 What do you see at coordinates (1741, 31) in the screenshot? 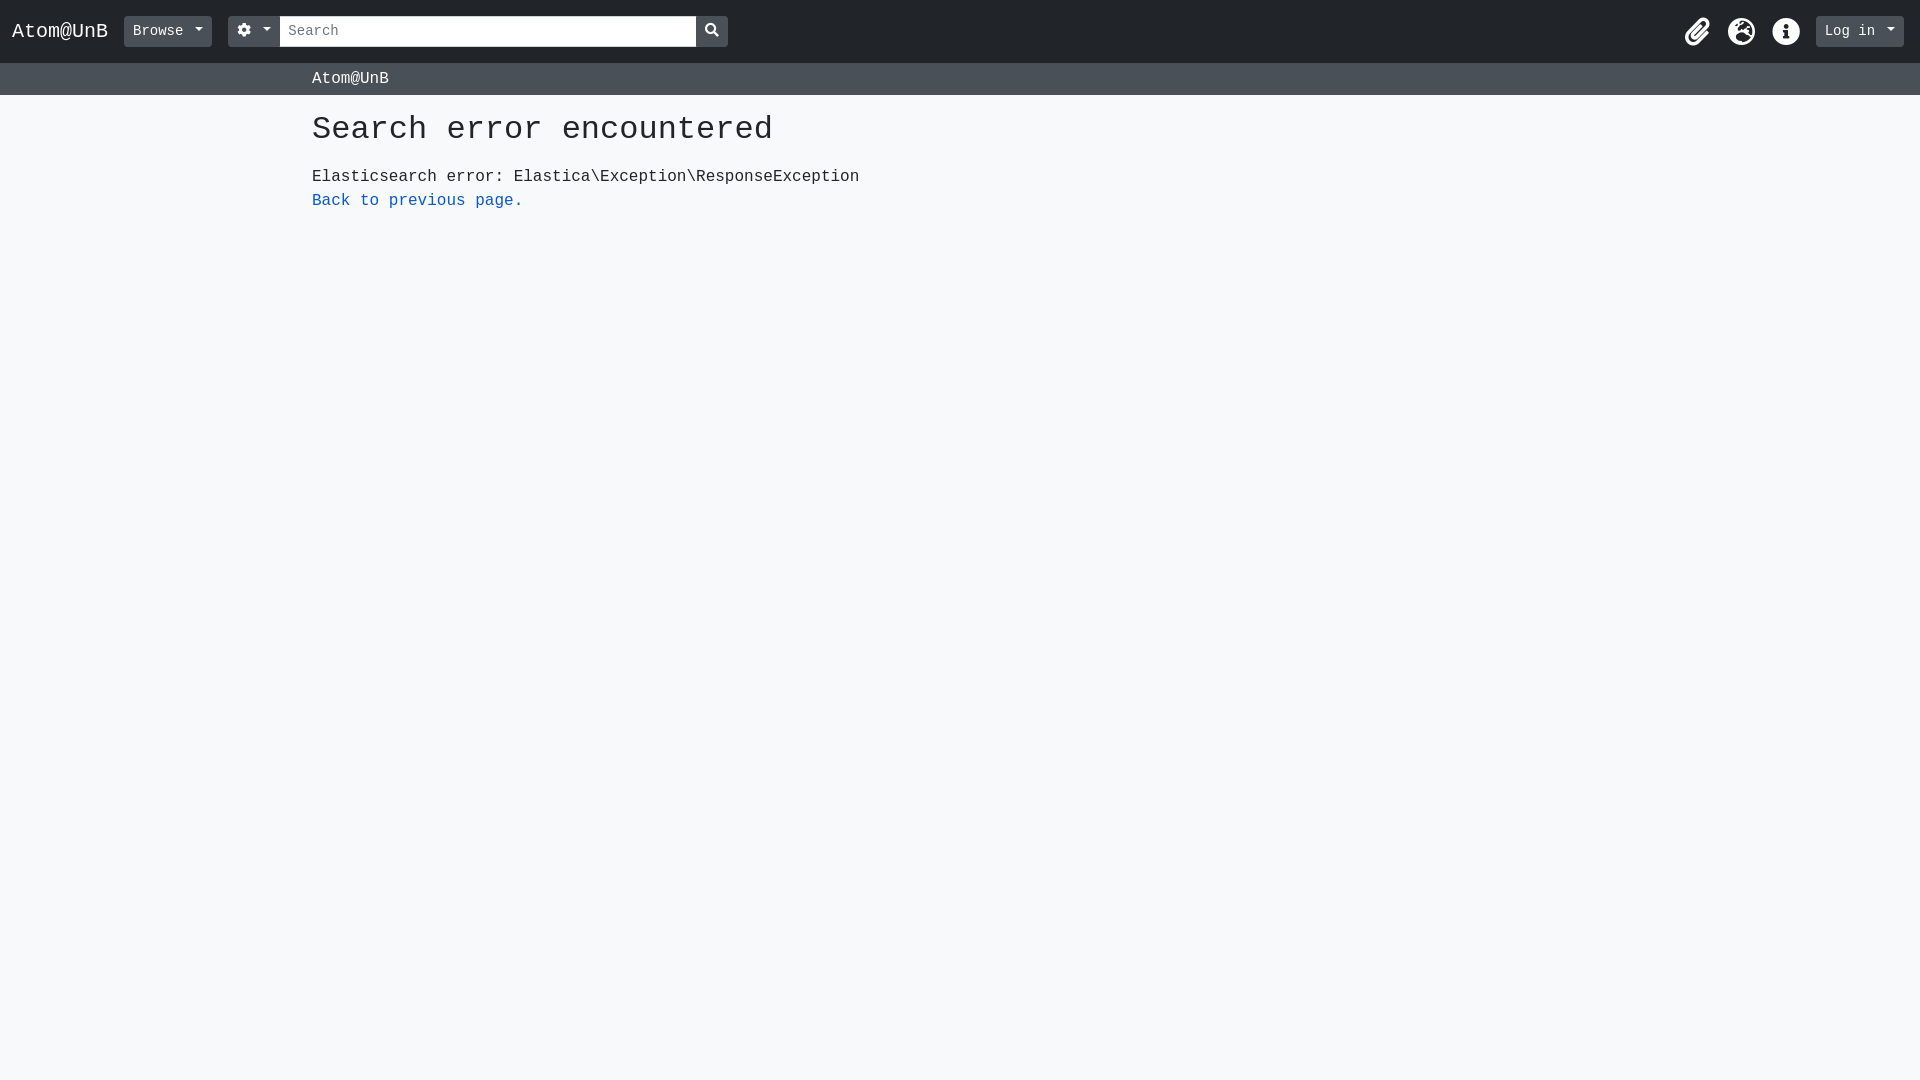
I see `'Language'` at bounding box center [1741, 31].